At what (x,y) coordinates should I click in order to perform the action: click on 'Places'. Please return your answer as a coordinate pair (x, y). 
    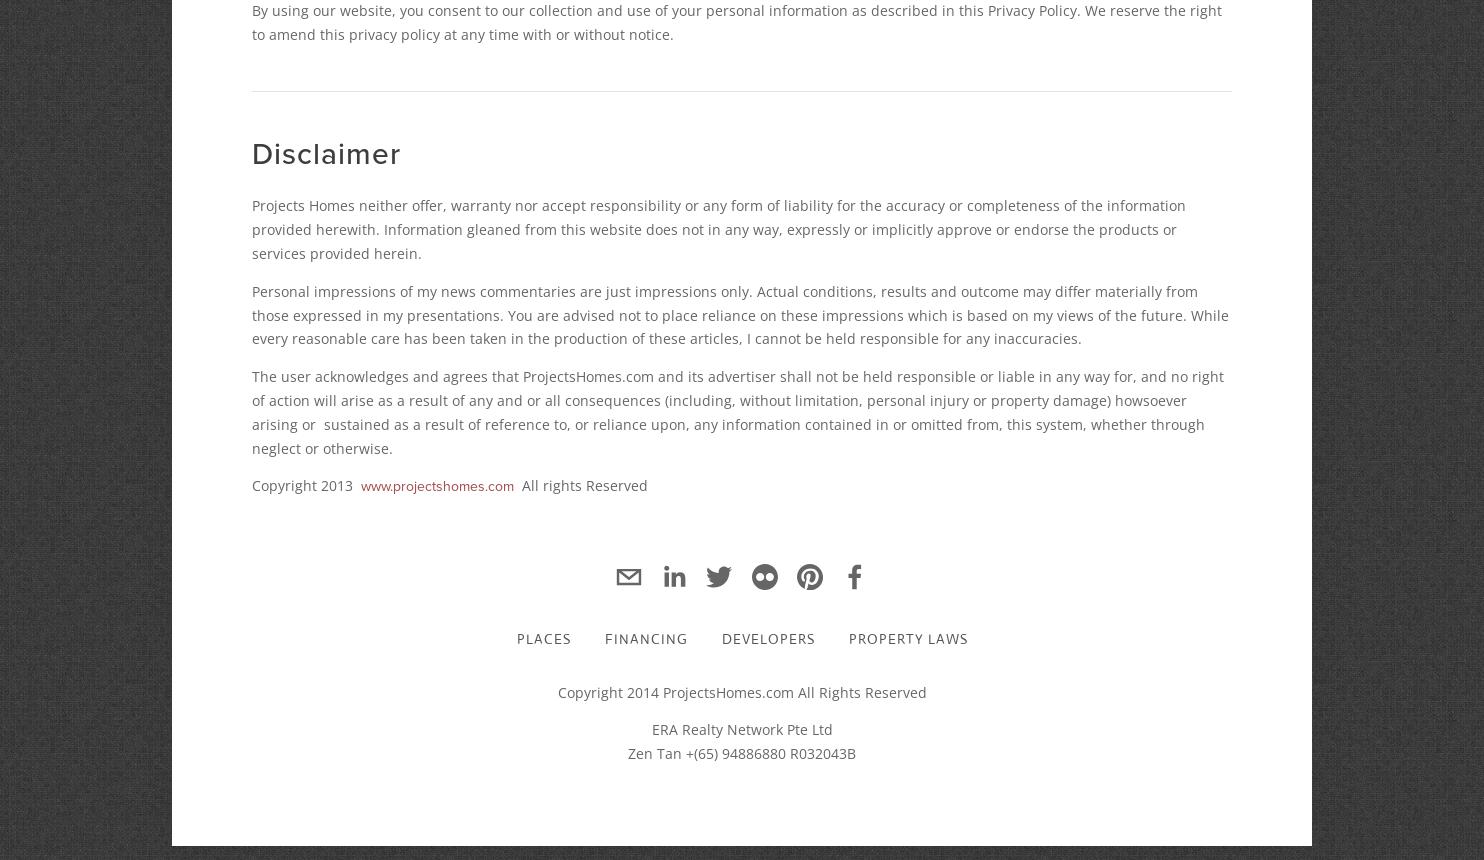
    Looking at the image, I should click on (515, 637).